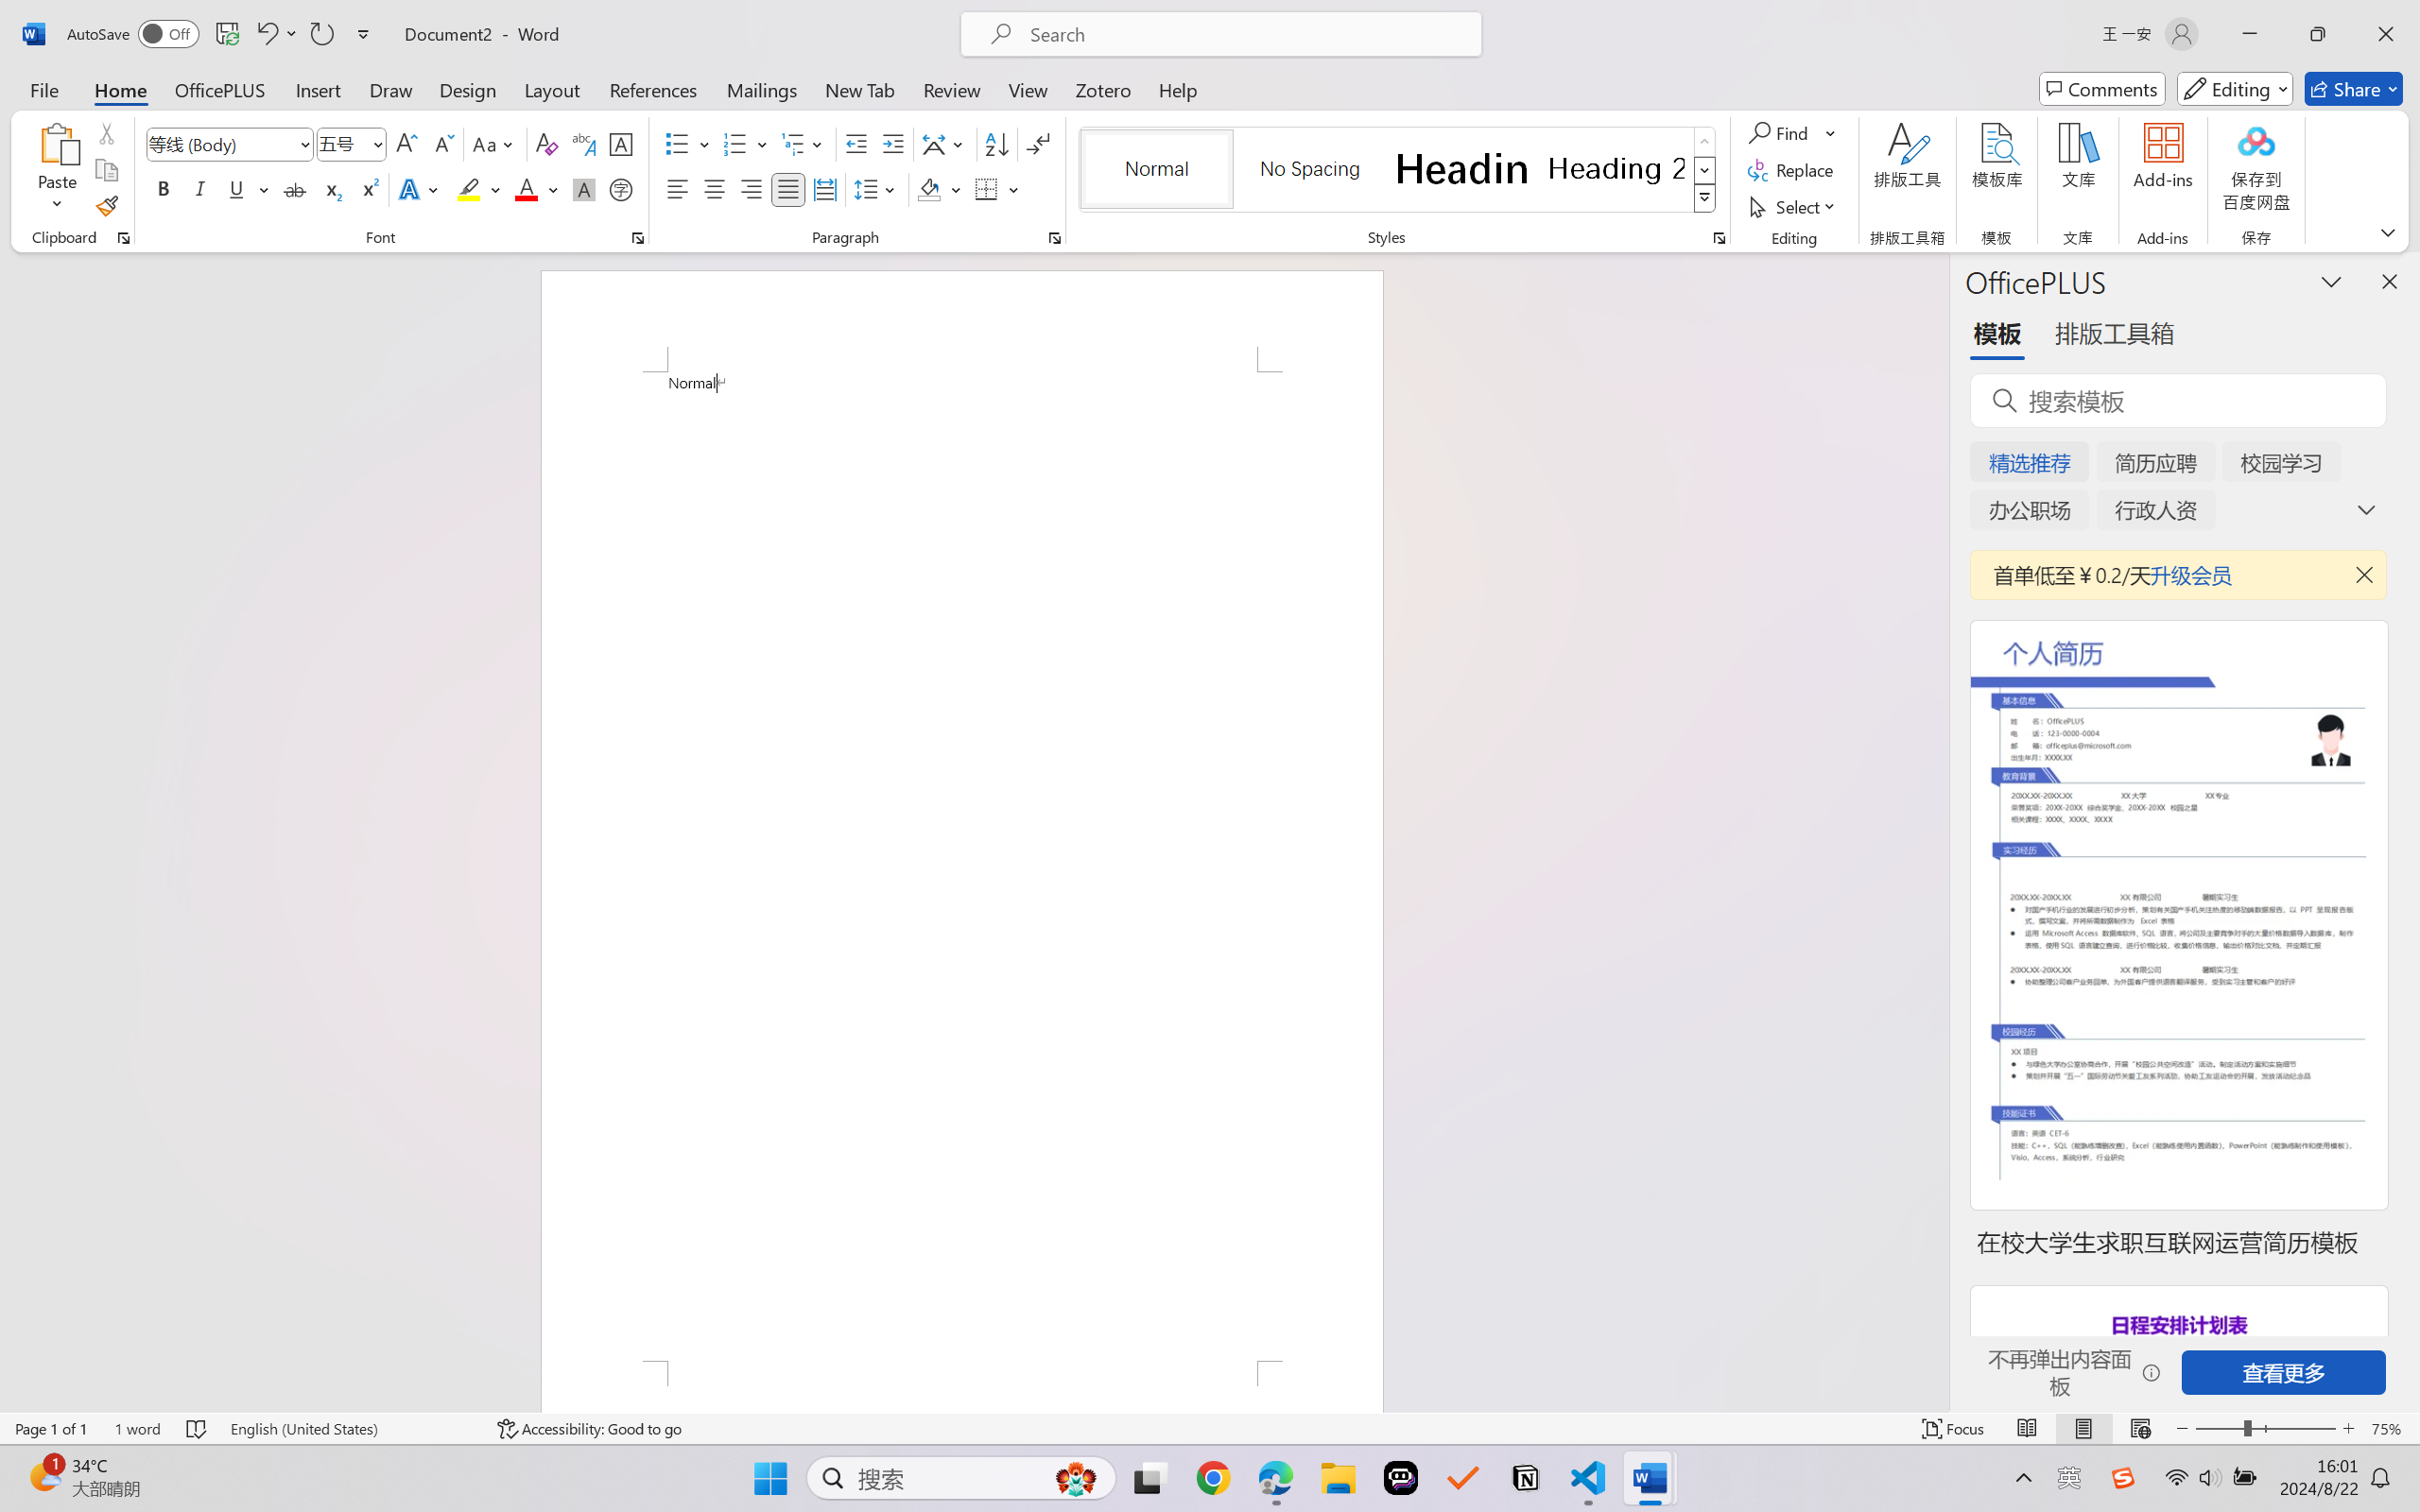  I want to click on 'Help', so click(1177, 88).